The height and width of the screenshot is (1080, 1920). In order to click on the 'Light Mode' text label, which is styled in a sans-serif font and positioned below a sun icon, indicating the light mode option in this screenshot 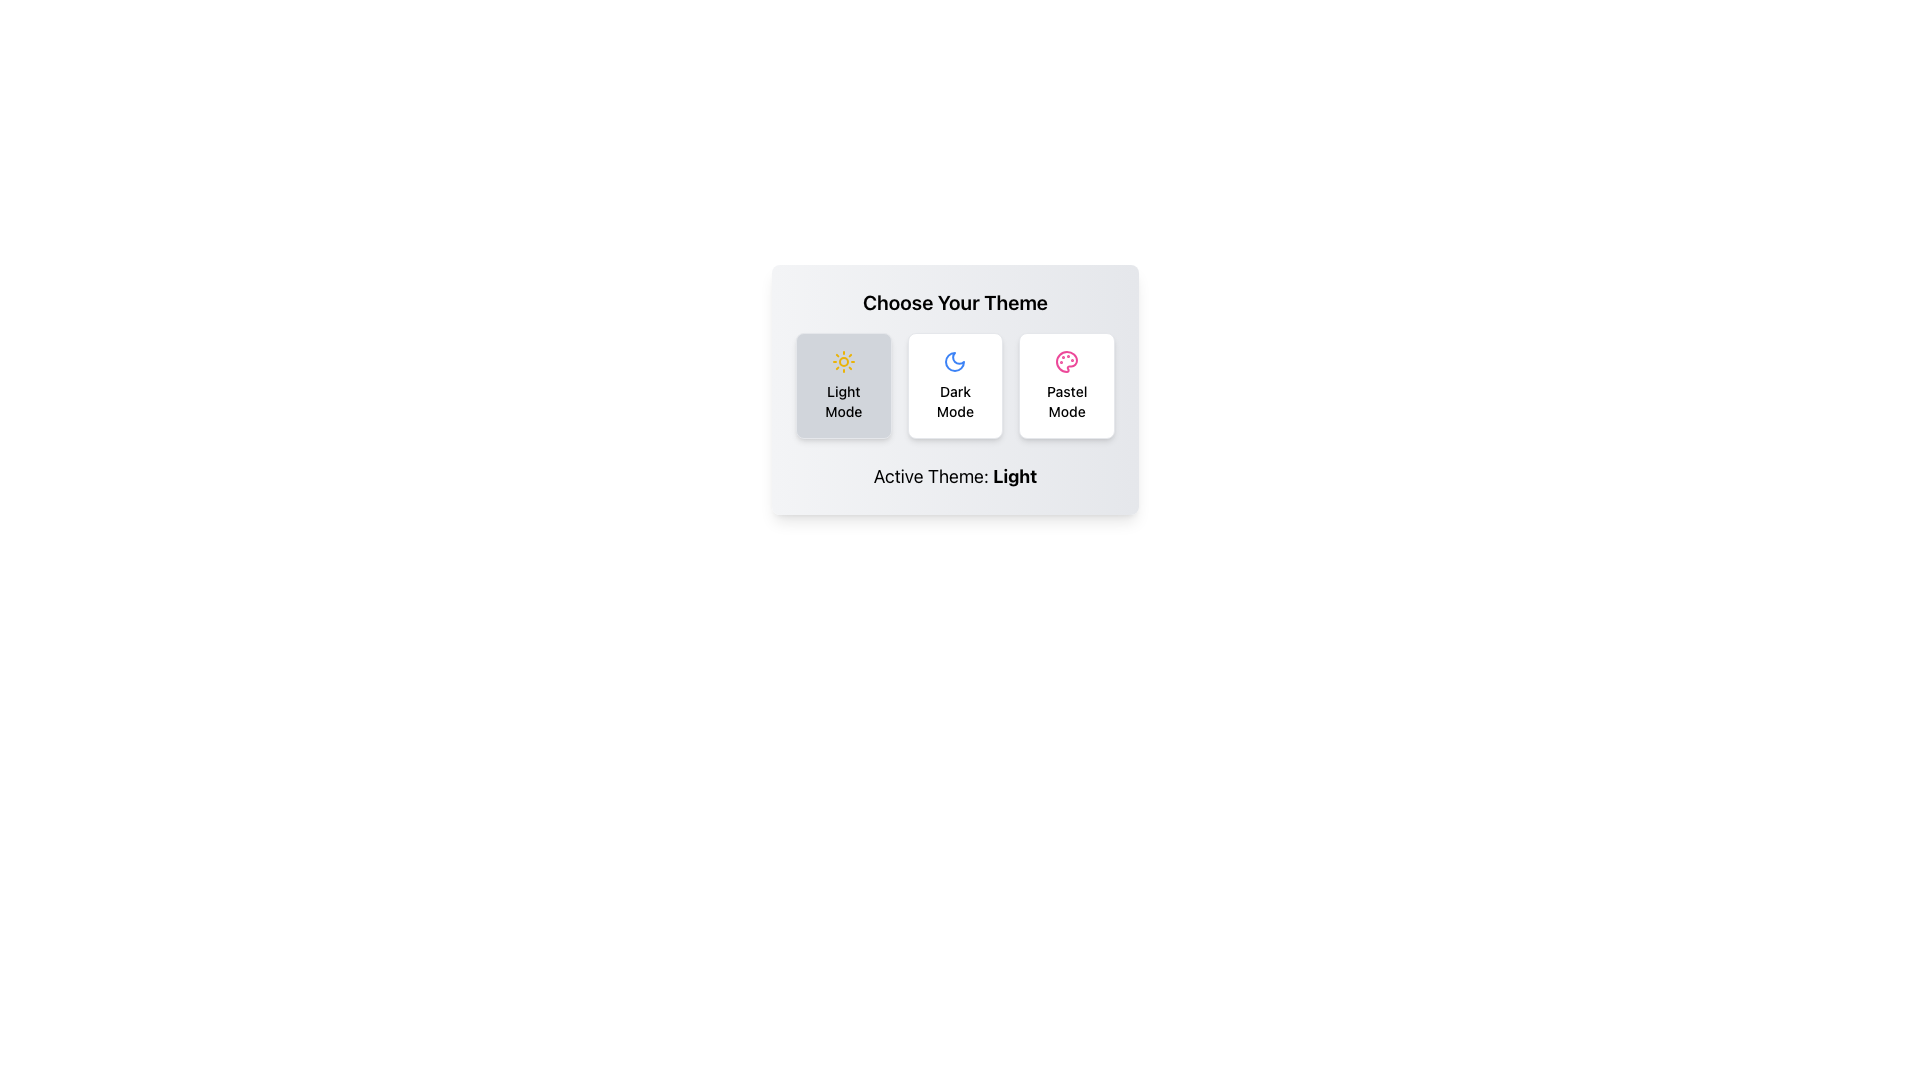, I will do `click(843, 401)`.